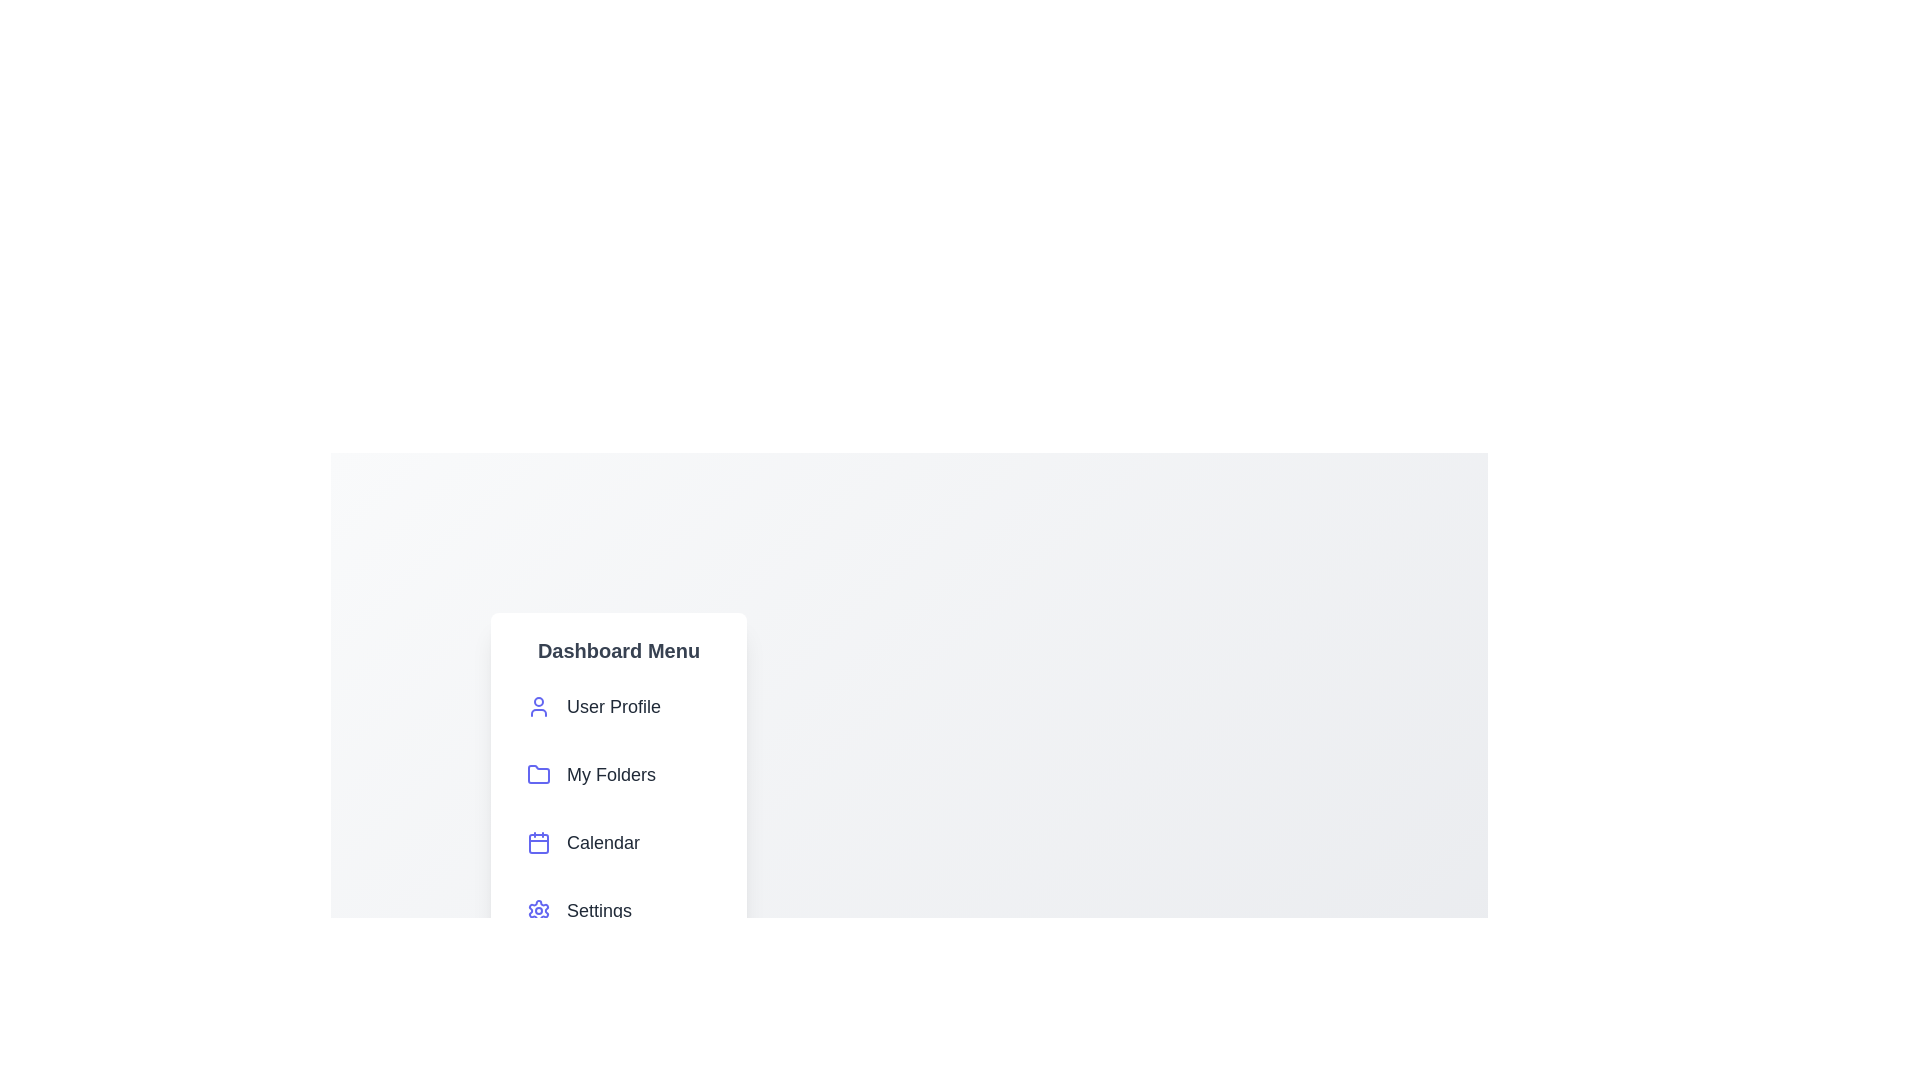 This screenshot has width=1920, height=1080. I want to click on the menu item Settings to highlight it, so click(618, 910).